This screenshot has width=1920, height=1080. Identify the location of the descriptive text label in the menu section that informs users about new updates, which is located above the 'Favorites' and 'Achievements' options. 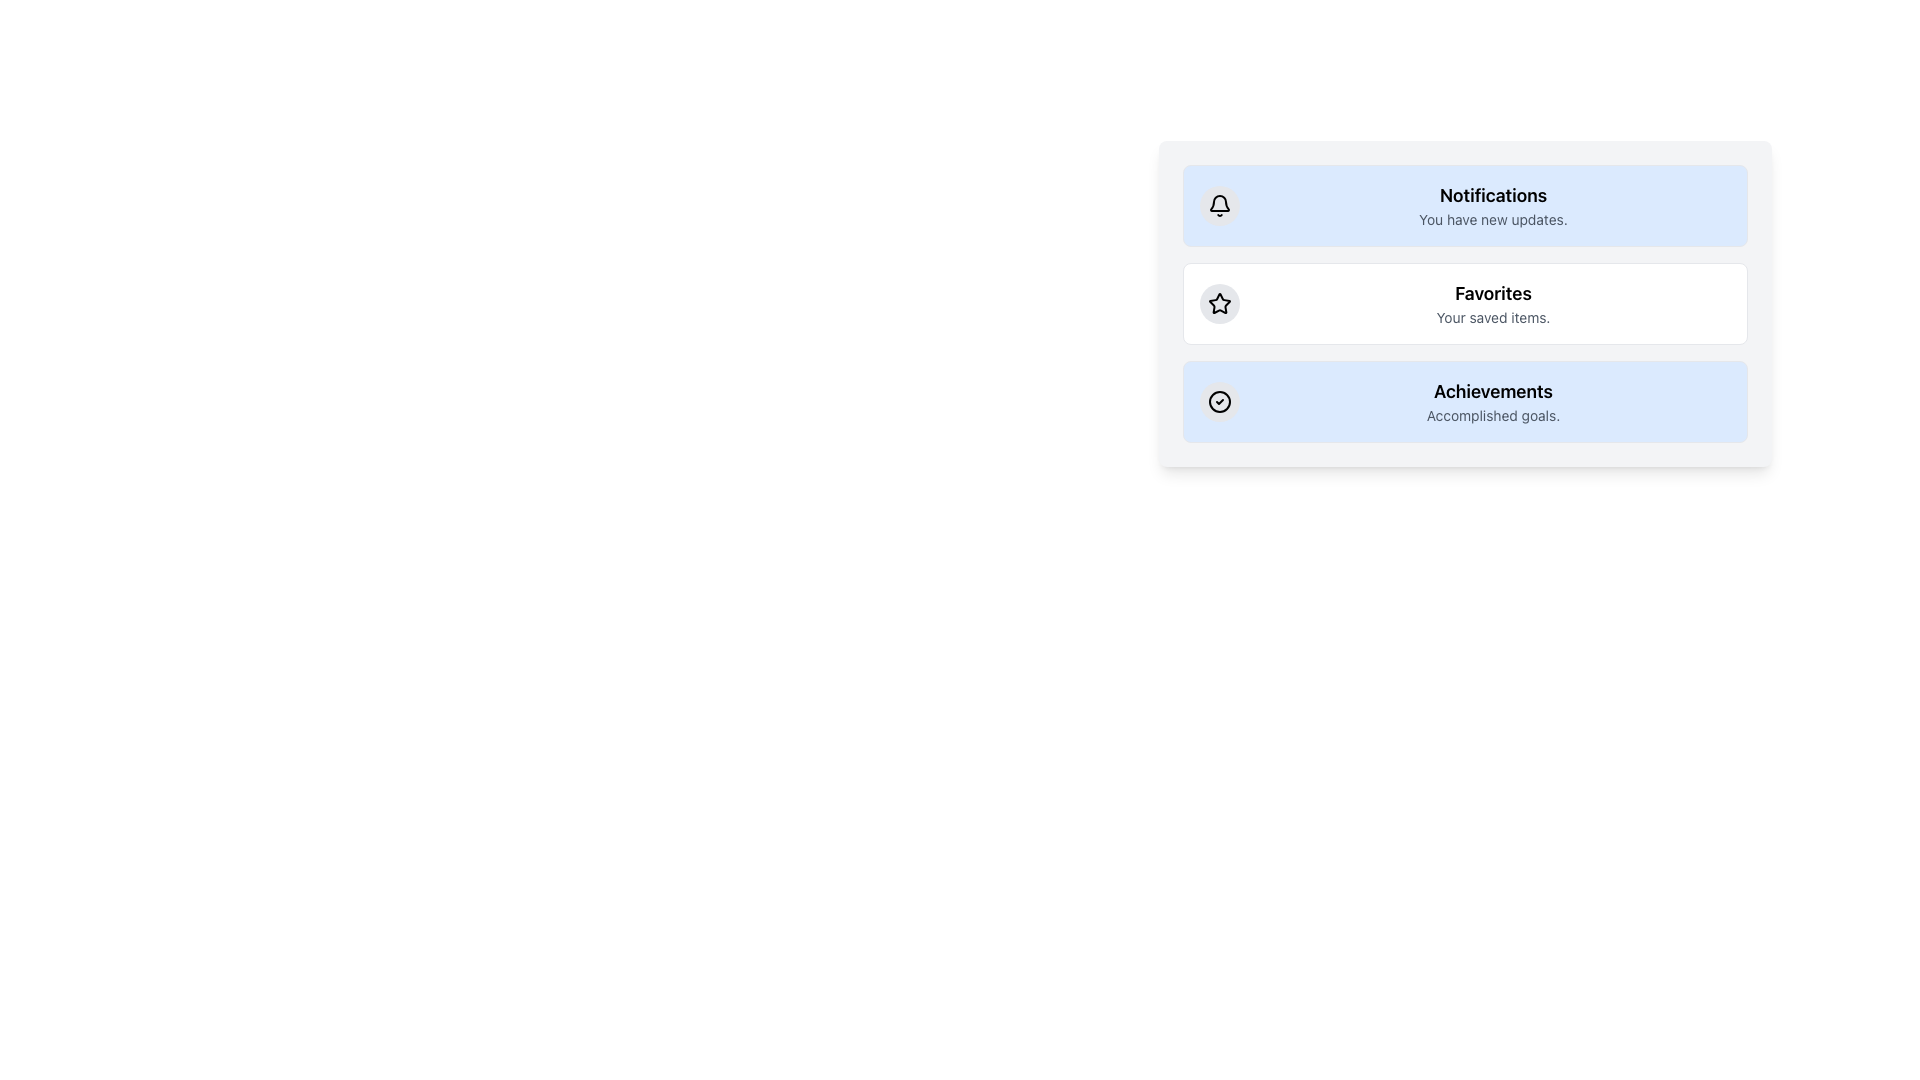
(1493, 205).